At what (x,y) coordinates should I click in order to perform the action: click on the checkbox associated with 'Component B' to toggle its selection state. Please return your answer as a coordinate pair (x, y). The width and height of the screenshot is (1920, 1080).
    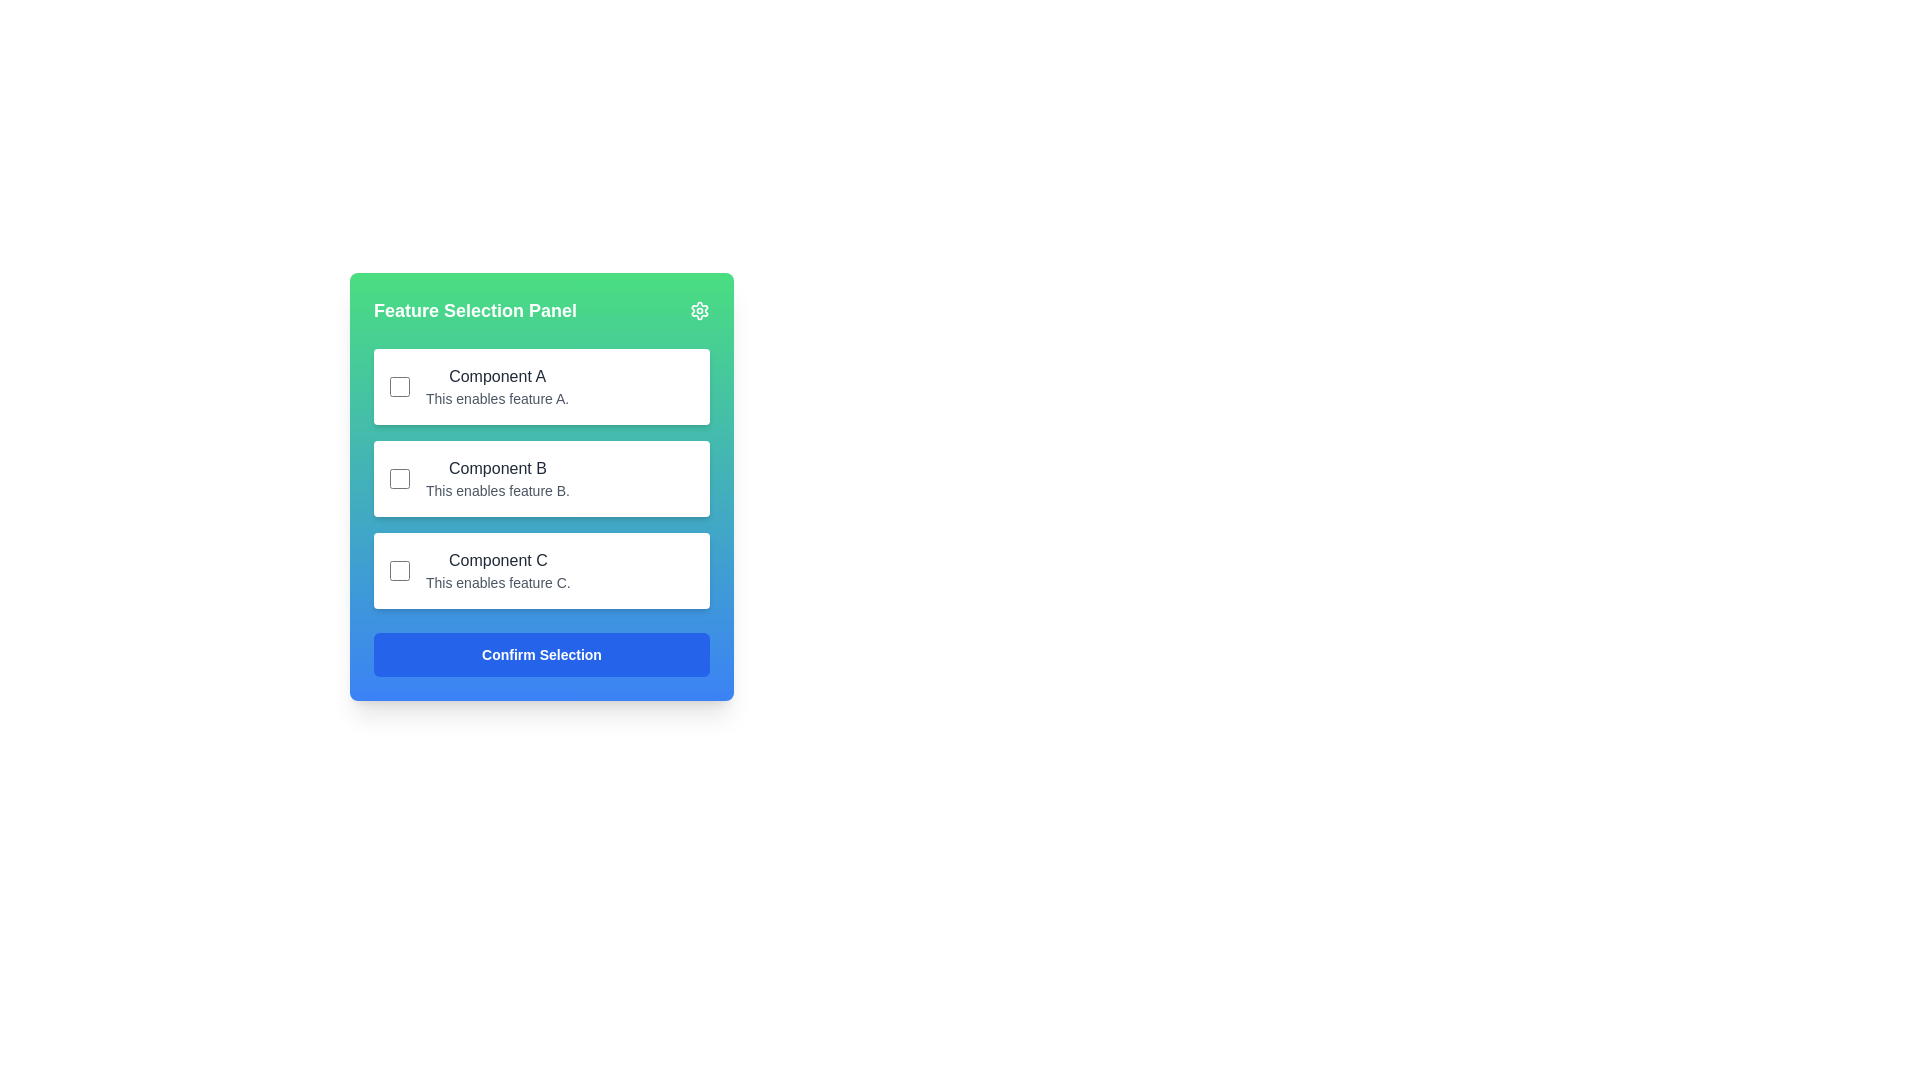
    Looking at the image, I should click on (399, 478).